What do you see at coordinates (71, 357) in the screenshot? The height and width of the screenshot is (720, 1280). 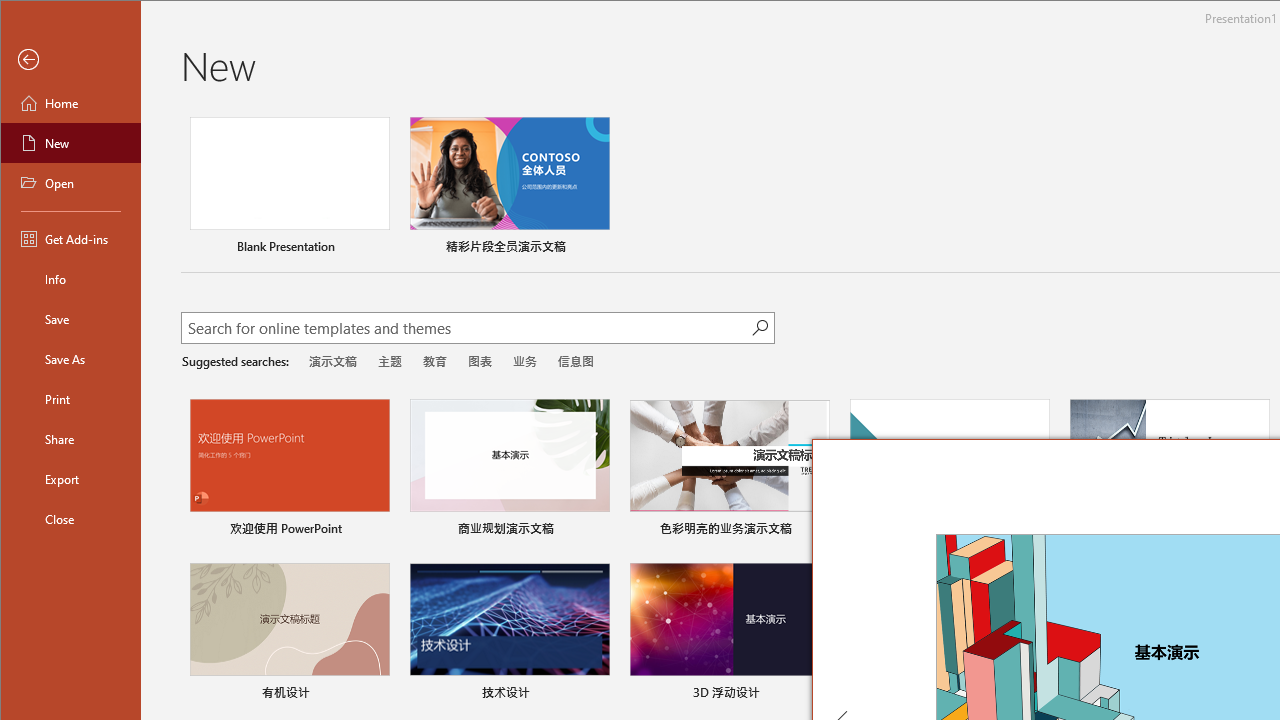 I see `'Save As'` at bounding box center [71, 357].